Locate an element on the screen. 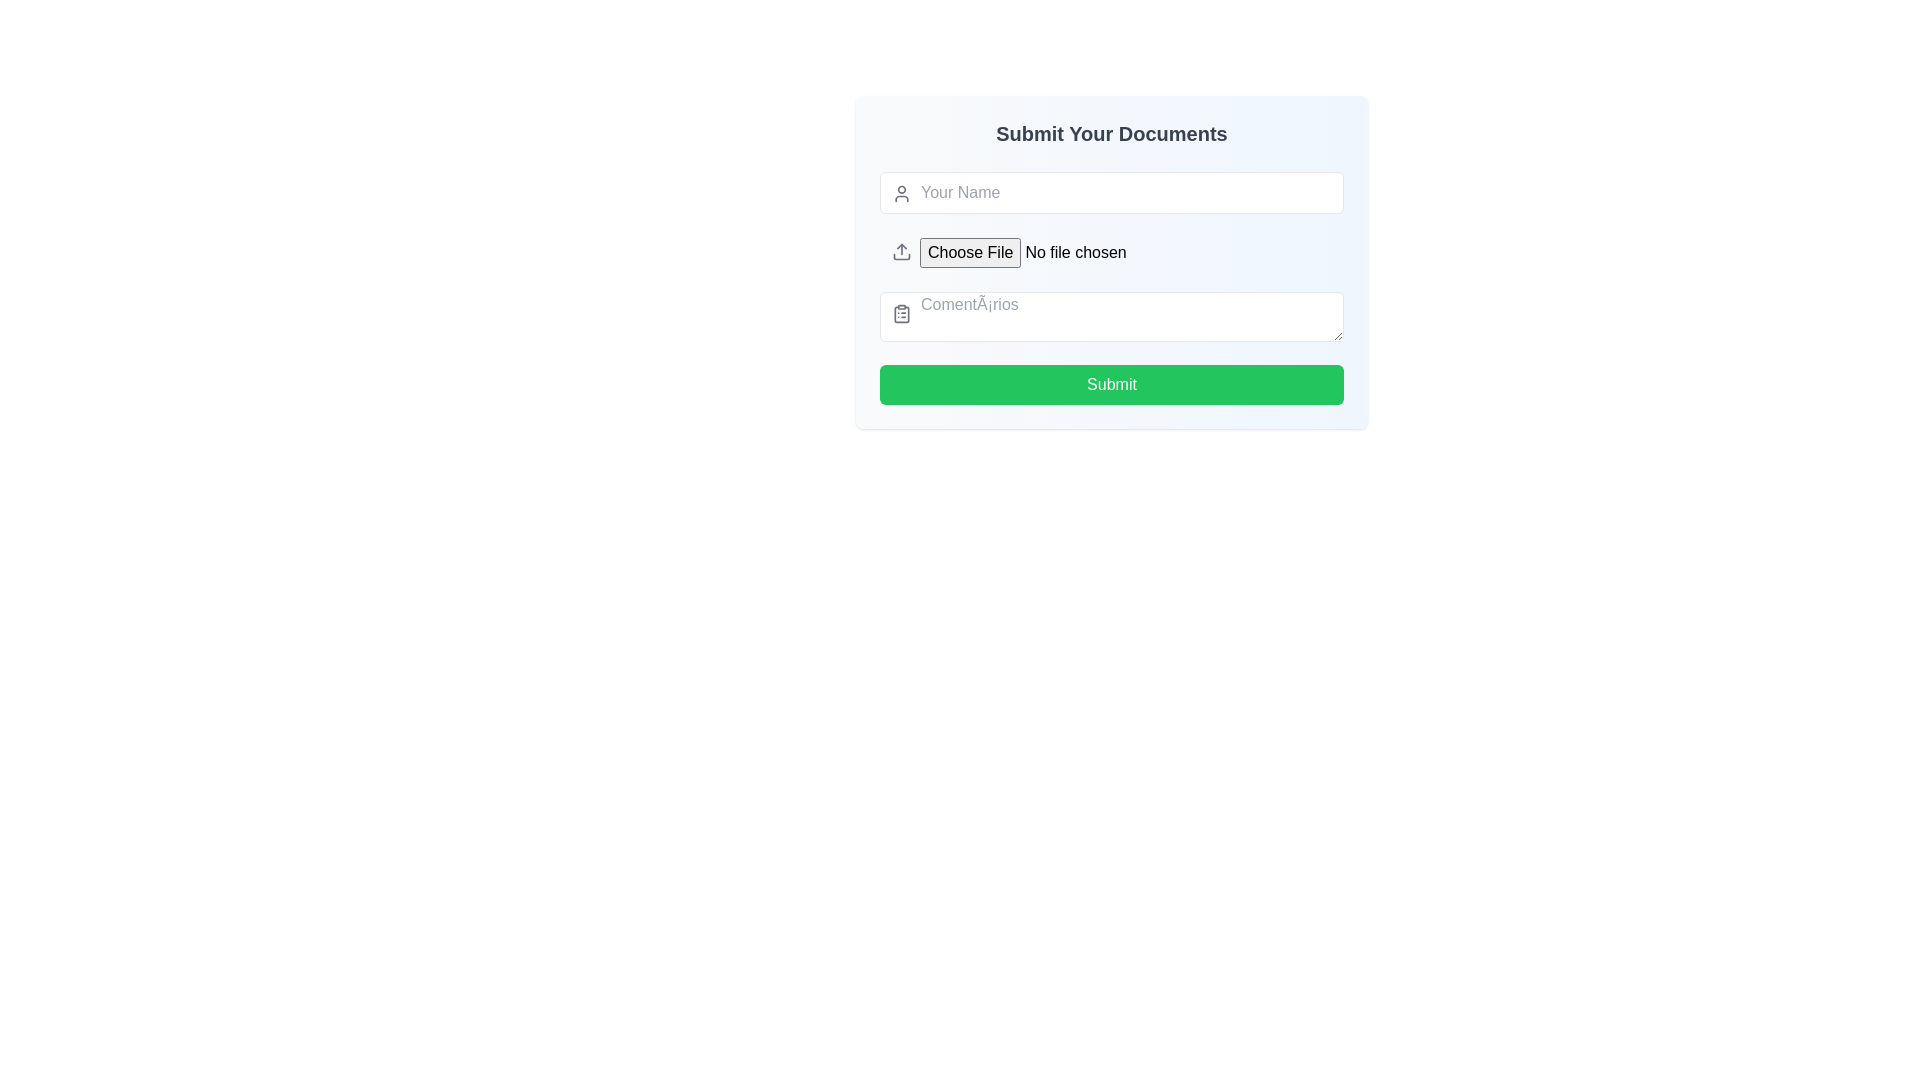 This screenshot has height=1080, width=1920. the clipboard icon located in the top-left corner of the 'Comentários' text input area, which features a rectangular base with rounded edges and a clip at the top is located at coordinates (901, 313).